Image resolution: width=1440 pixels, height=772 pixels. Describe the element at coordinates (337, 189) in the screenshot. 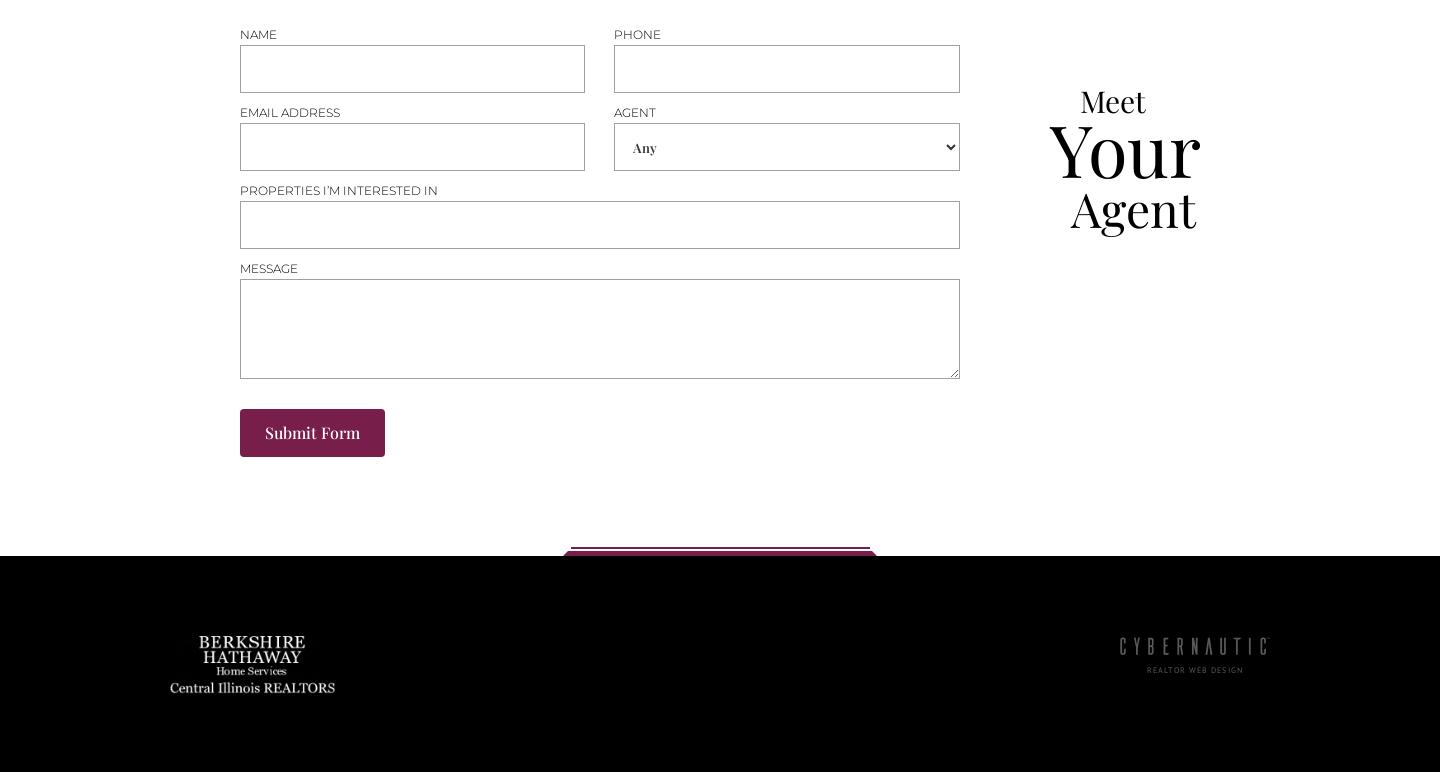

I see `'Properties i’m interested in'` at that location.